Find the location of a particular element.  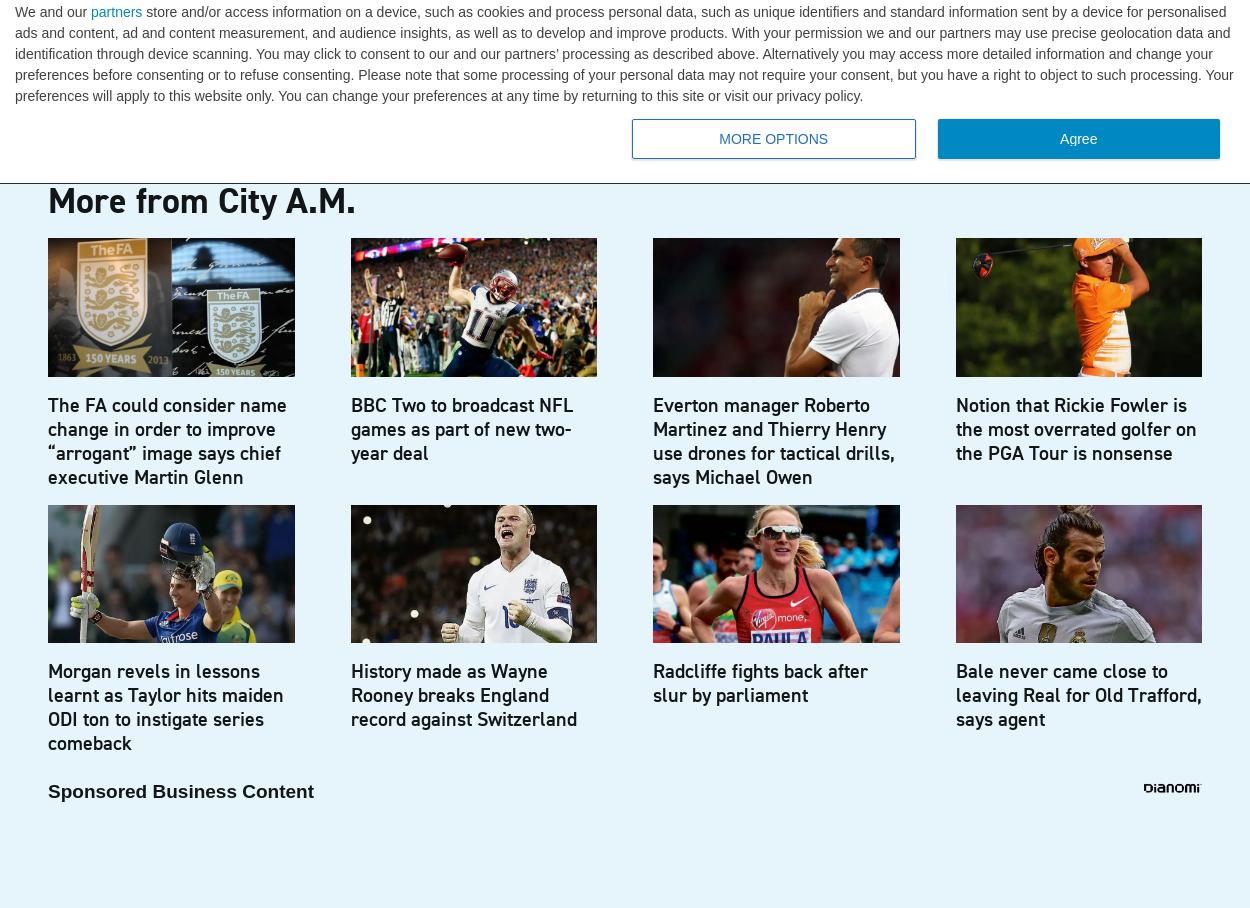

'More from City A.M.' is located at coordinates (201, 199).